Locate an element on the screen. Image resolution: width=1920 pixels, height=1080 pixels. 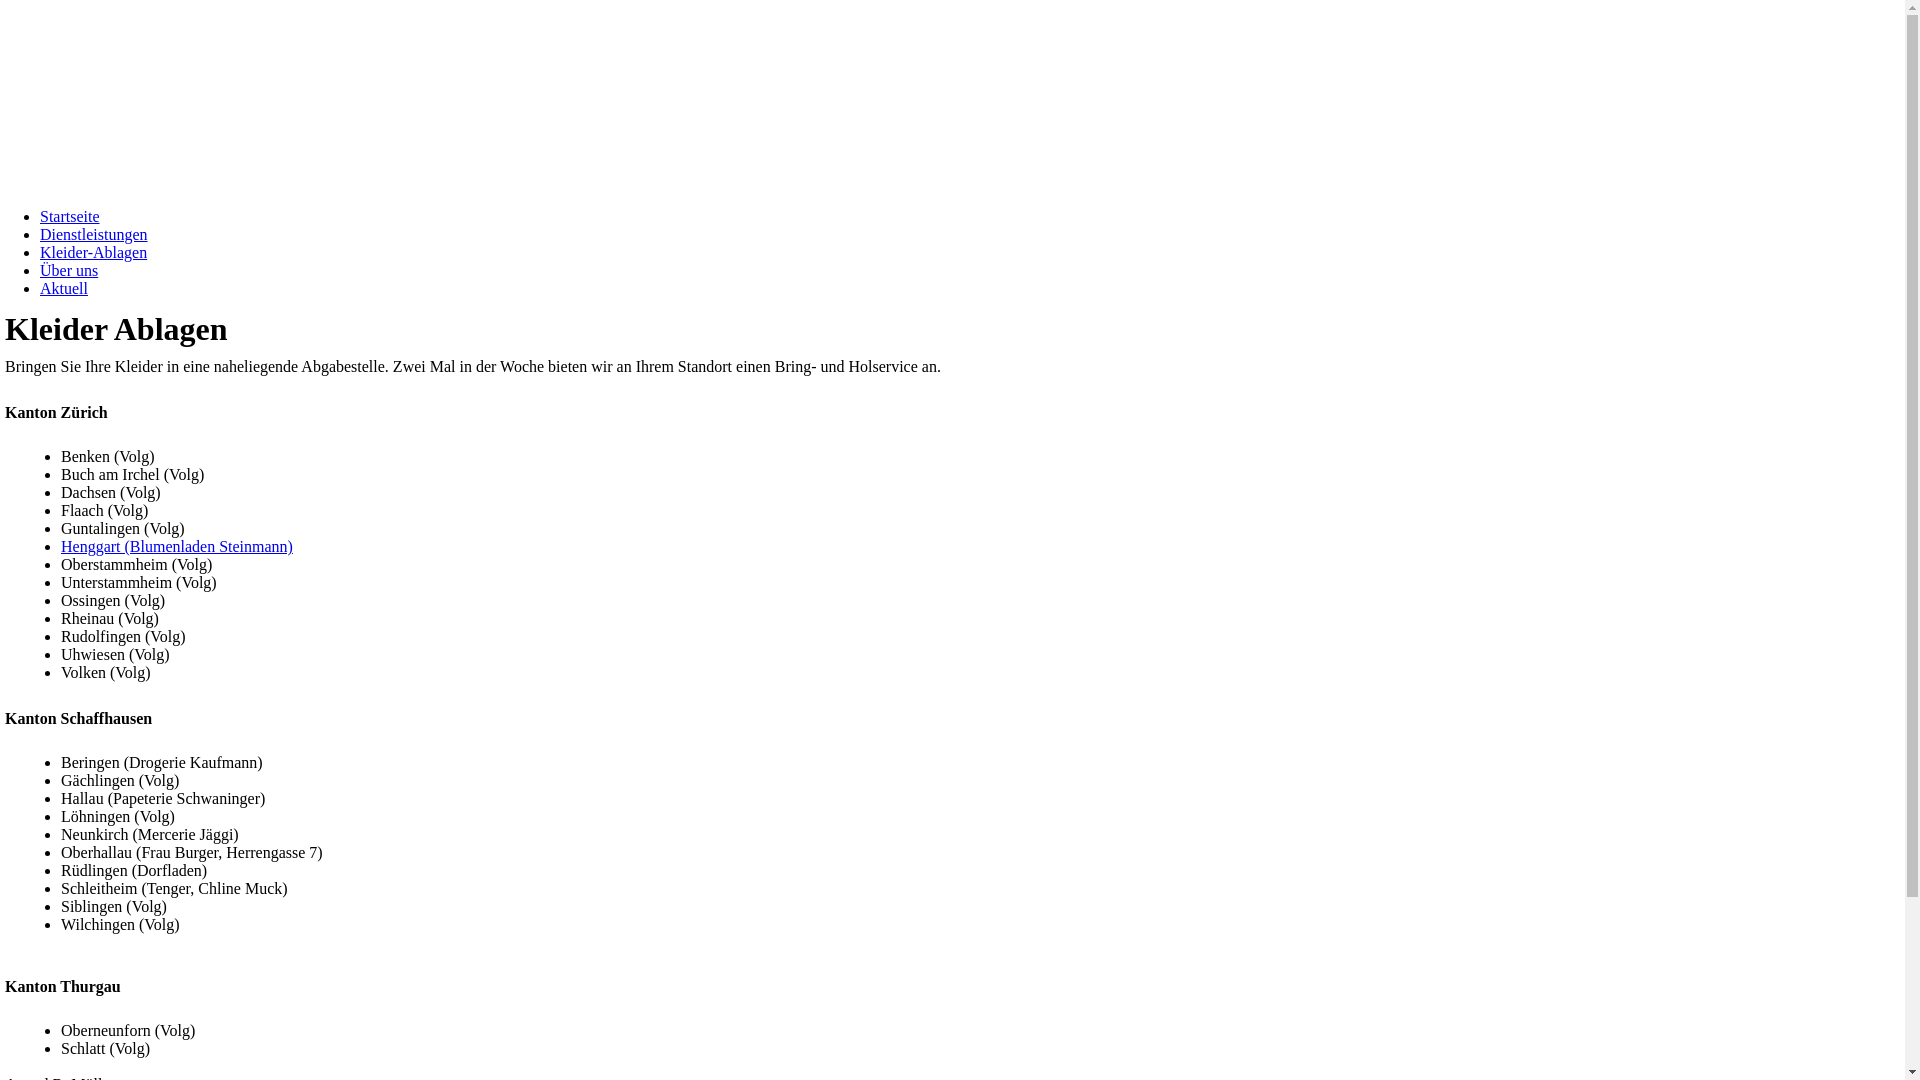
'Aktuell' is located at coordinates (63, 288).